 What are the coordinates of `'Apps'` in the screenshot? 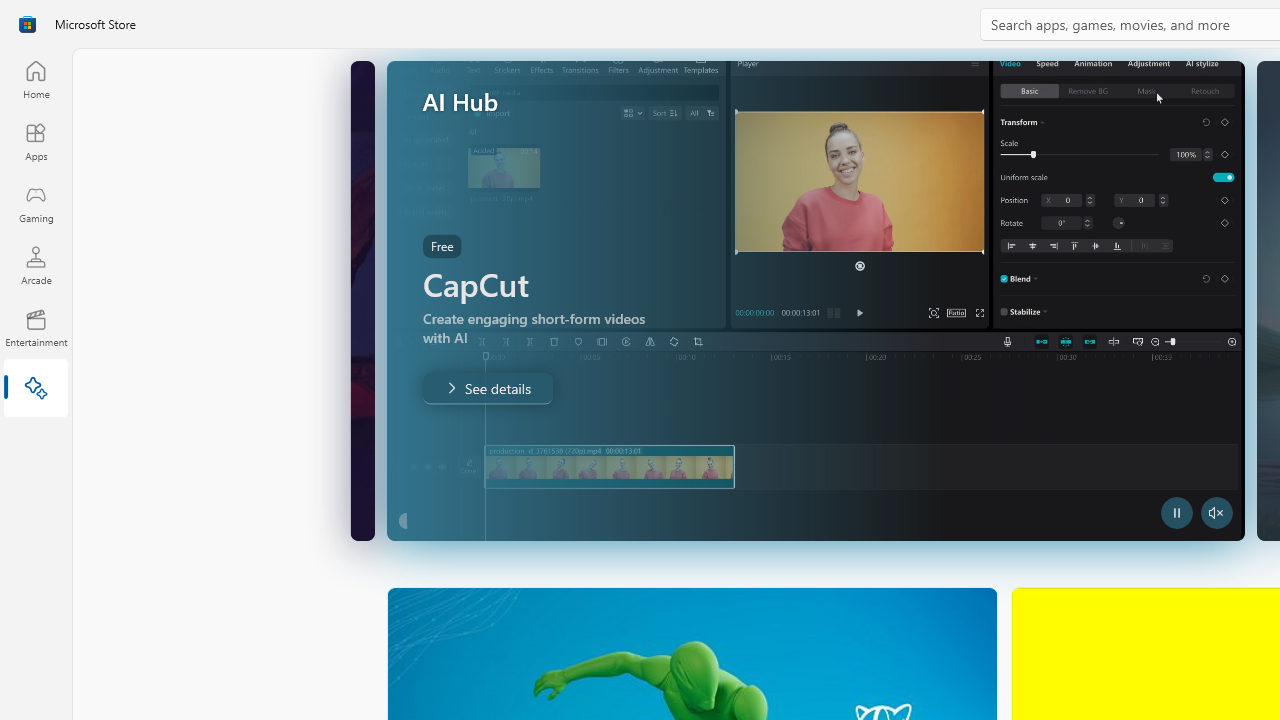 It's located at (35, 140).